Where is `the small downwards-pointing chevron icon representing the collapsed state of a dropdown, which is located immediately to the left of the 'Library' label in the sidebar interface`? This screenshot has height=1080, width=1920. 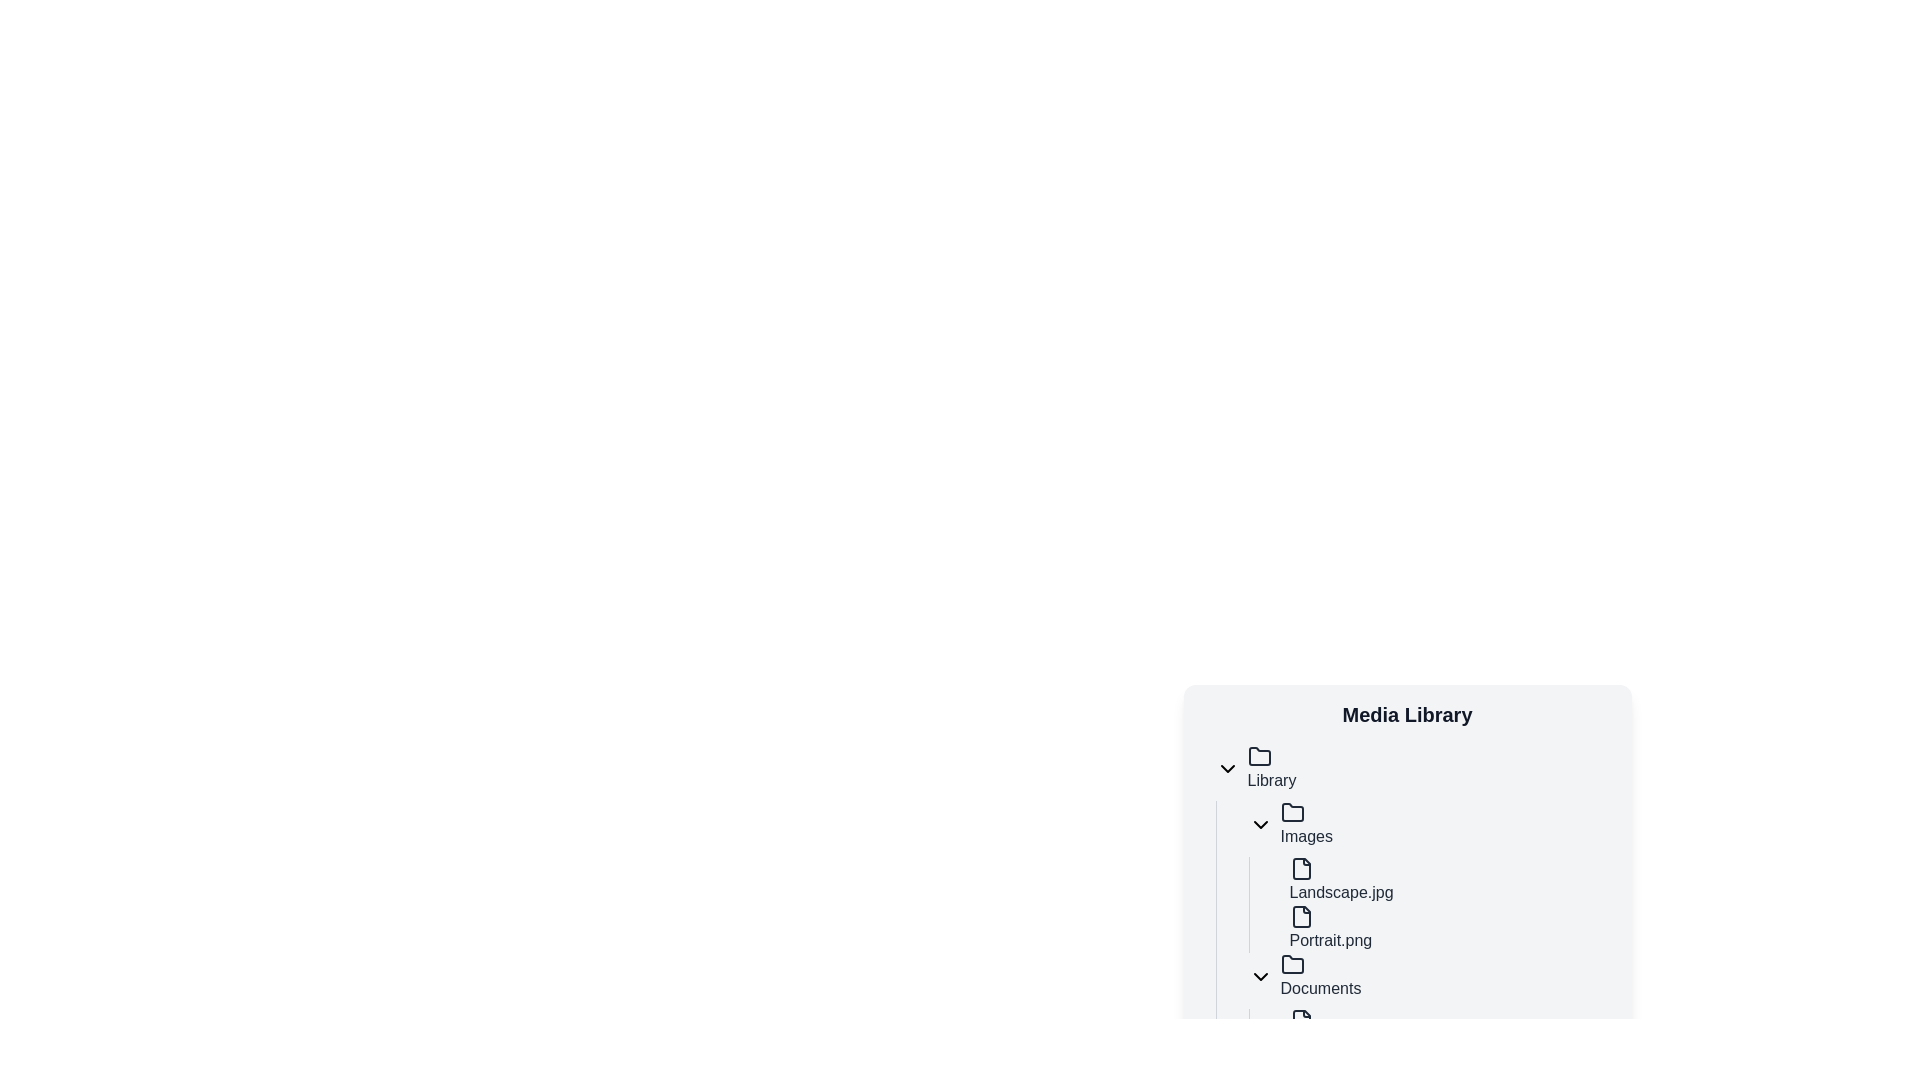
the small downwards-pointing chevron icon representing the collapsed state of a dropdown, which is located immediately to the left of the 'Library' label in the sidebar interface is located at coordinates (1226, 767).